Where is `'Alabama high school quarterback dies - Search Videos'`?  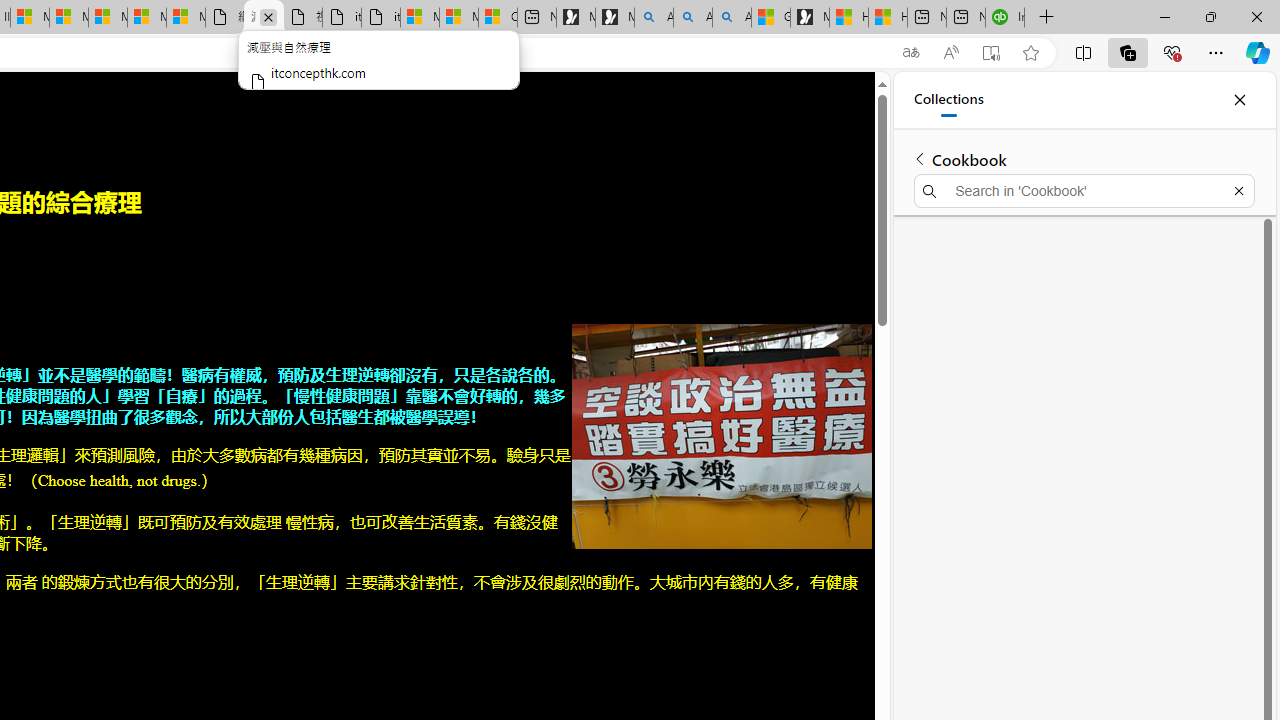
'Alabama high school quarterback dies - Search Videos' is located at coordinates (731, 17).